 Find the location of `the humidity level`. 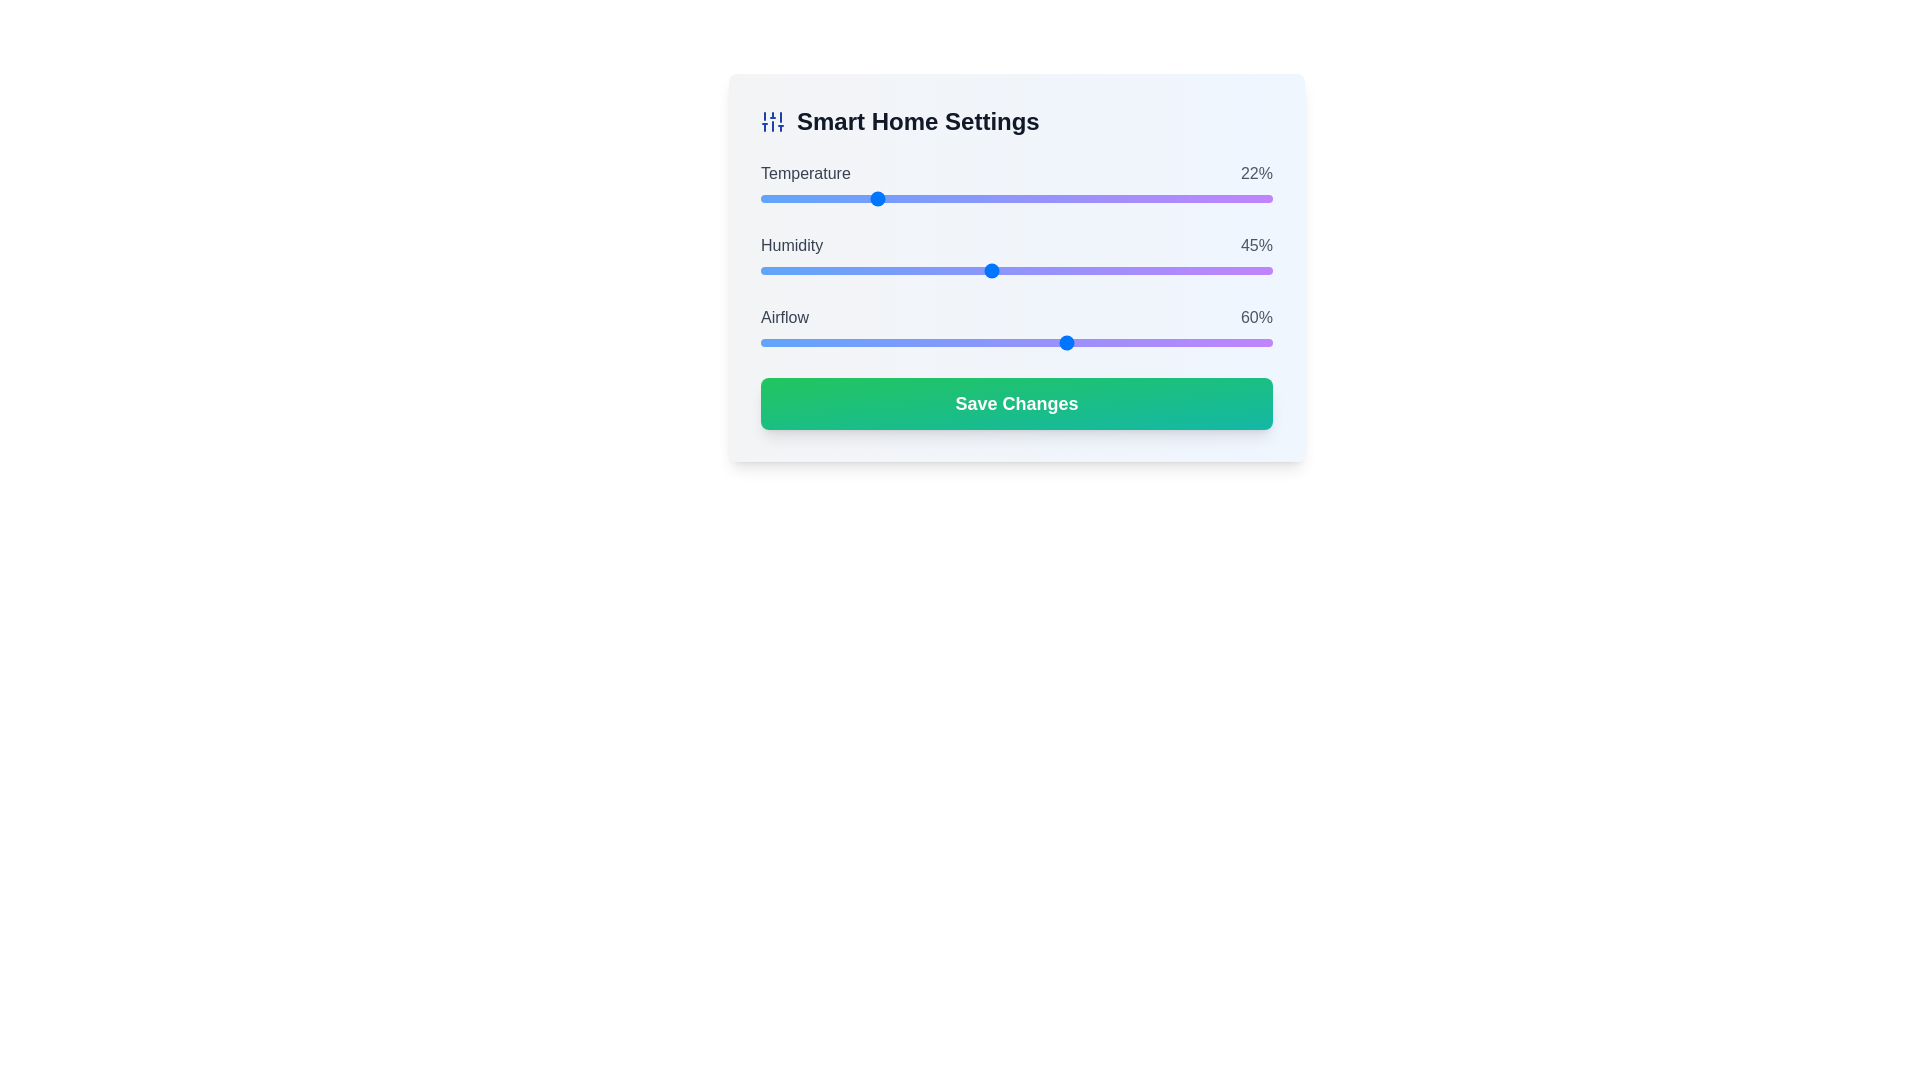

the humidity level is located at coordinates (1251, 265).